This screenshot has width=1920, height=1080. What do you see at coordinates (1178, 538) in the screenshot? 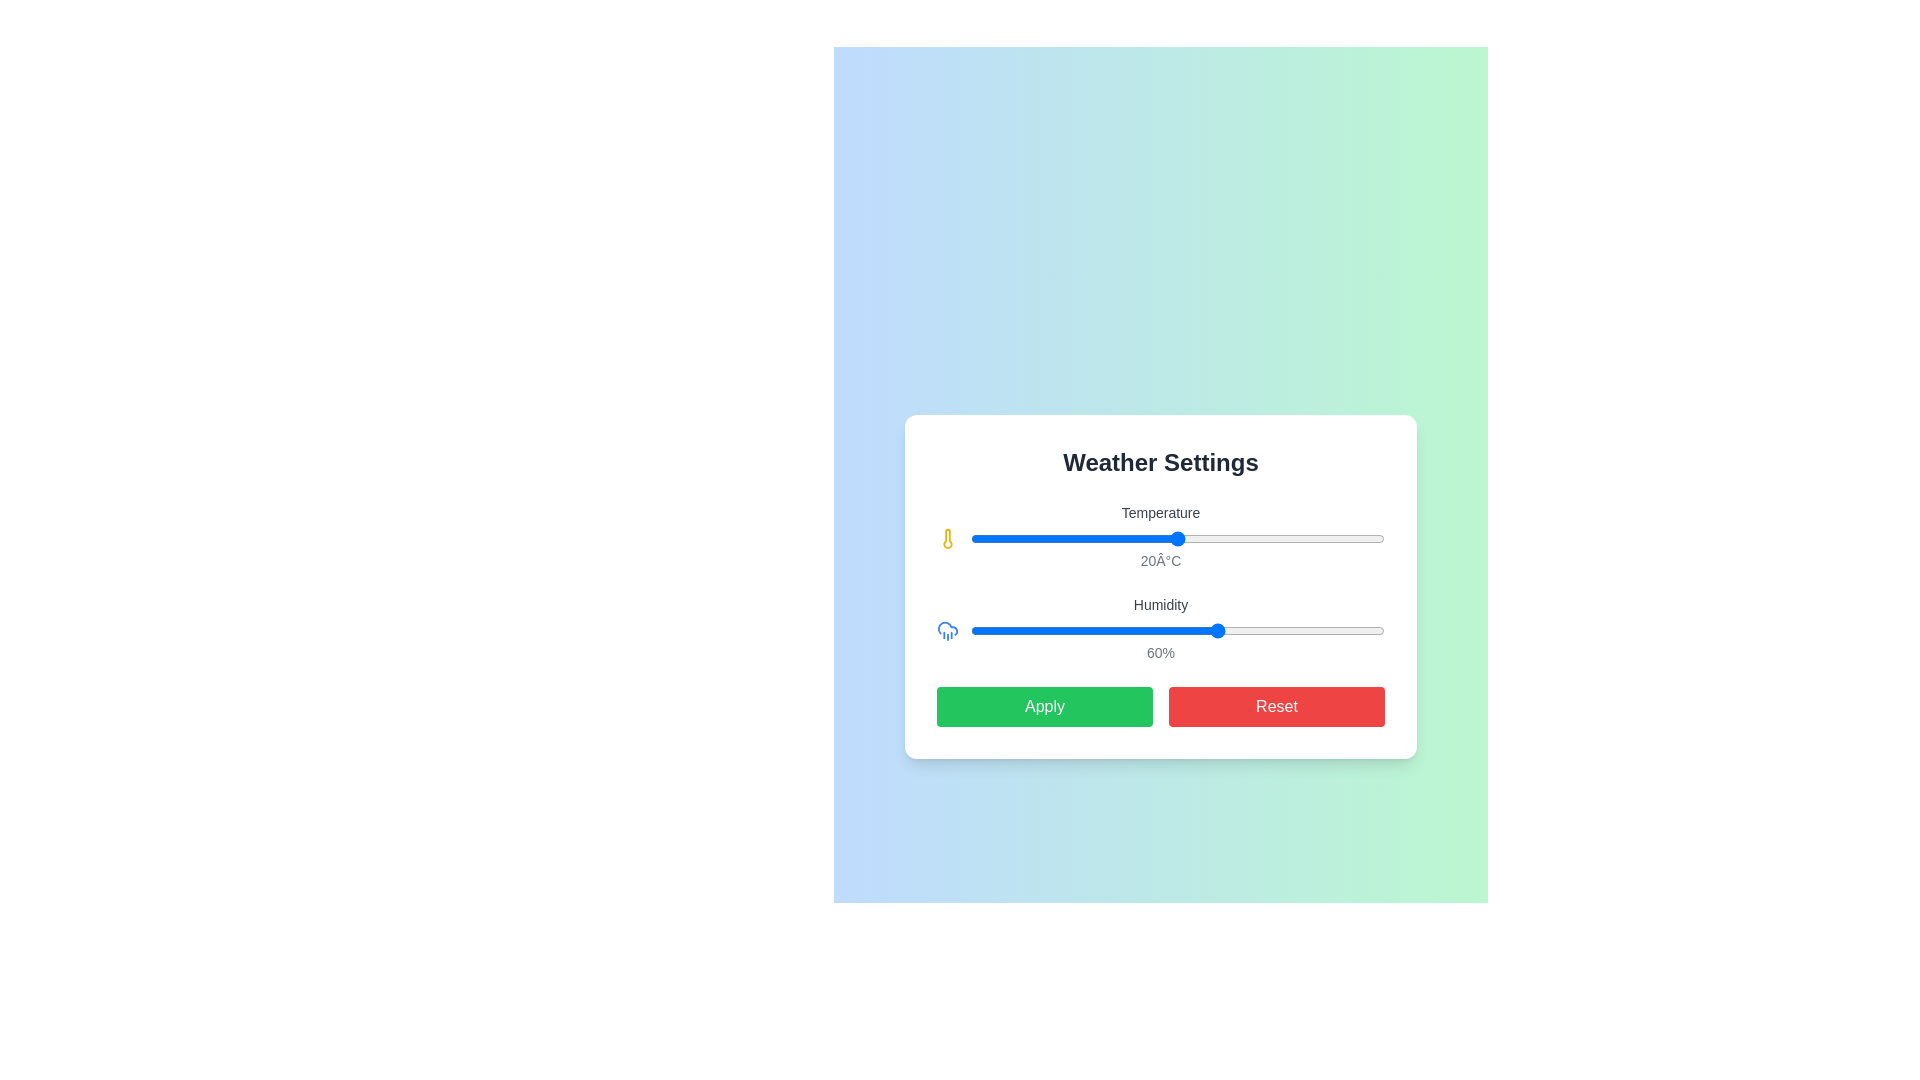
I see `the handle of the temperature slider input, which adjusts the temperature setting from 0` at bounding box center [1178, 538].